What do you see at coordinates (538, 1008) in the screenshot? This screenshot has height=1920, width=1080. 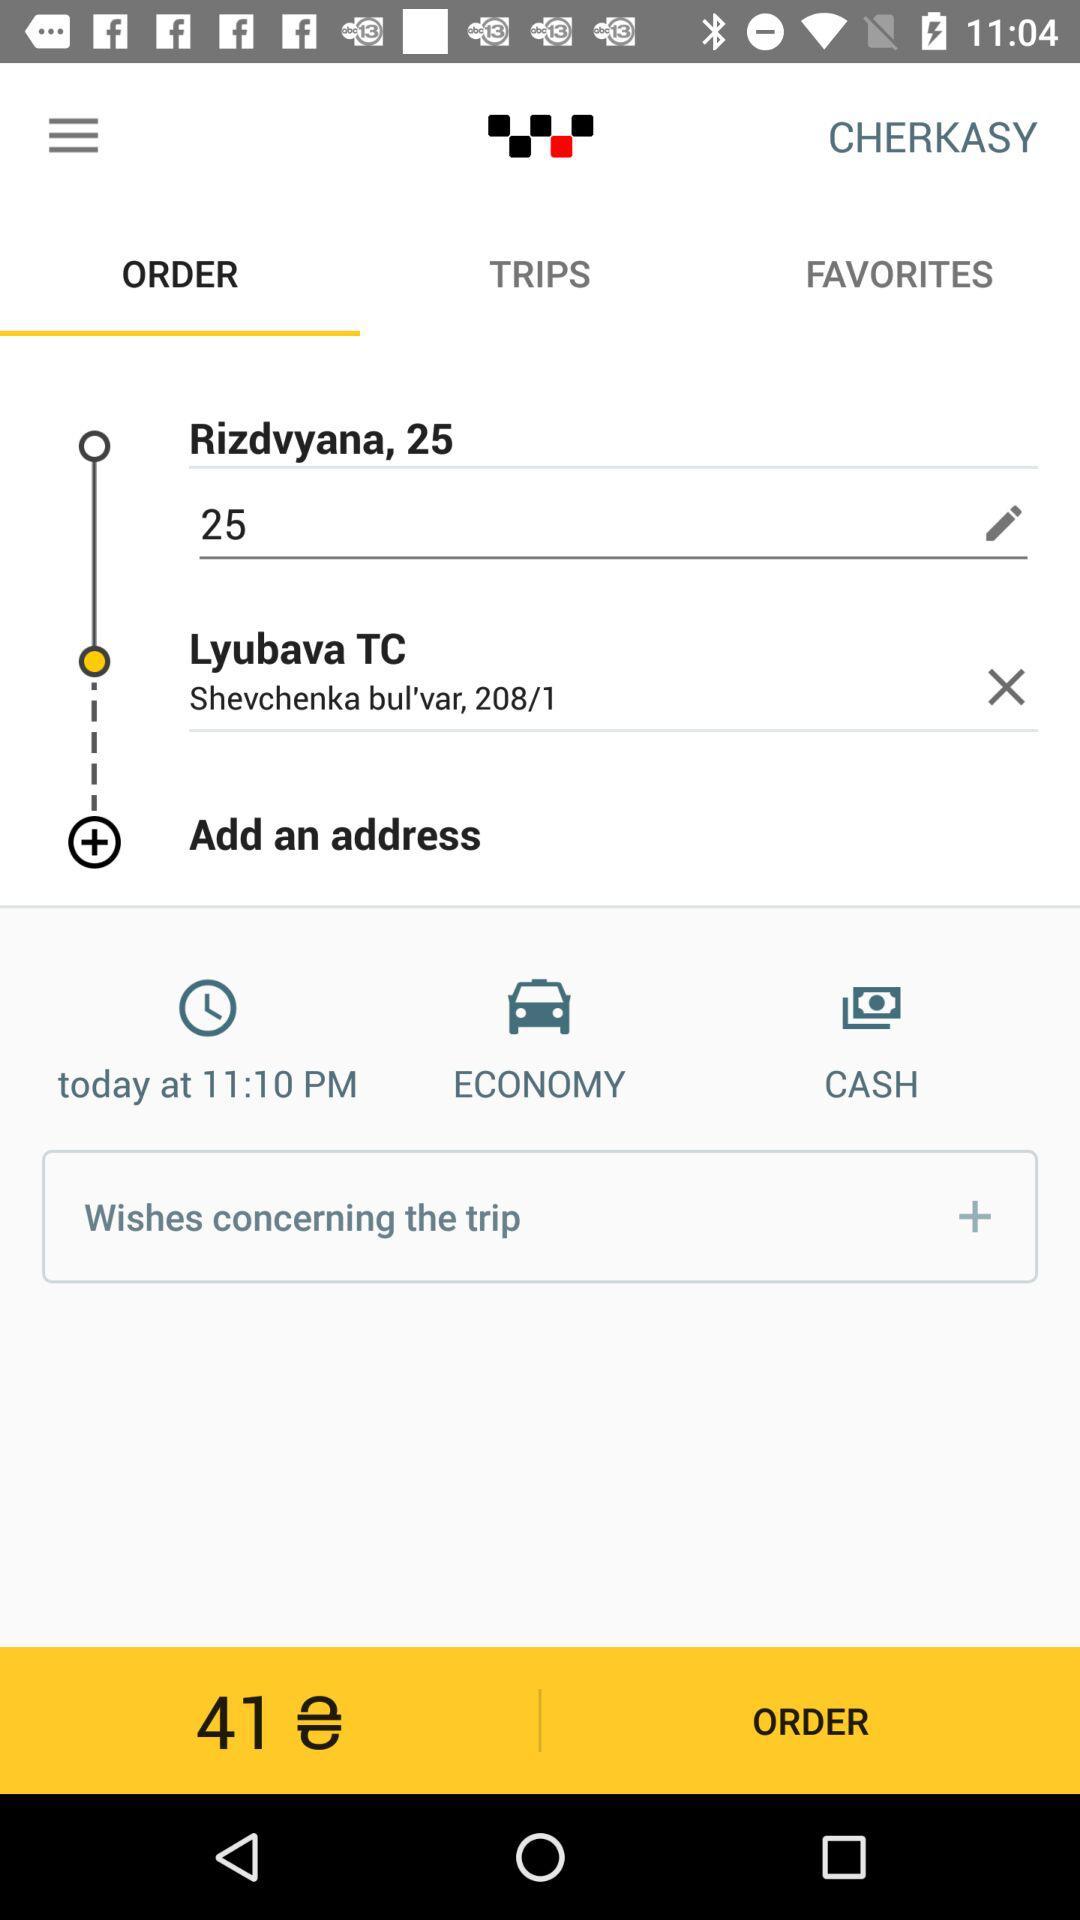 I see `the economy icon` at bounding box center [538, 1008].